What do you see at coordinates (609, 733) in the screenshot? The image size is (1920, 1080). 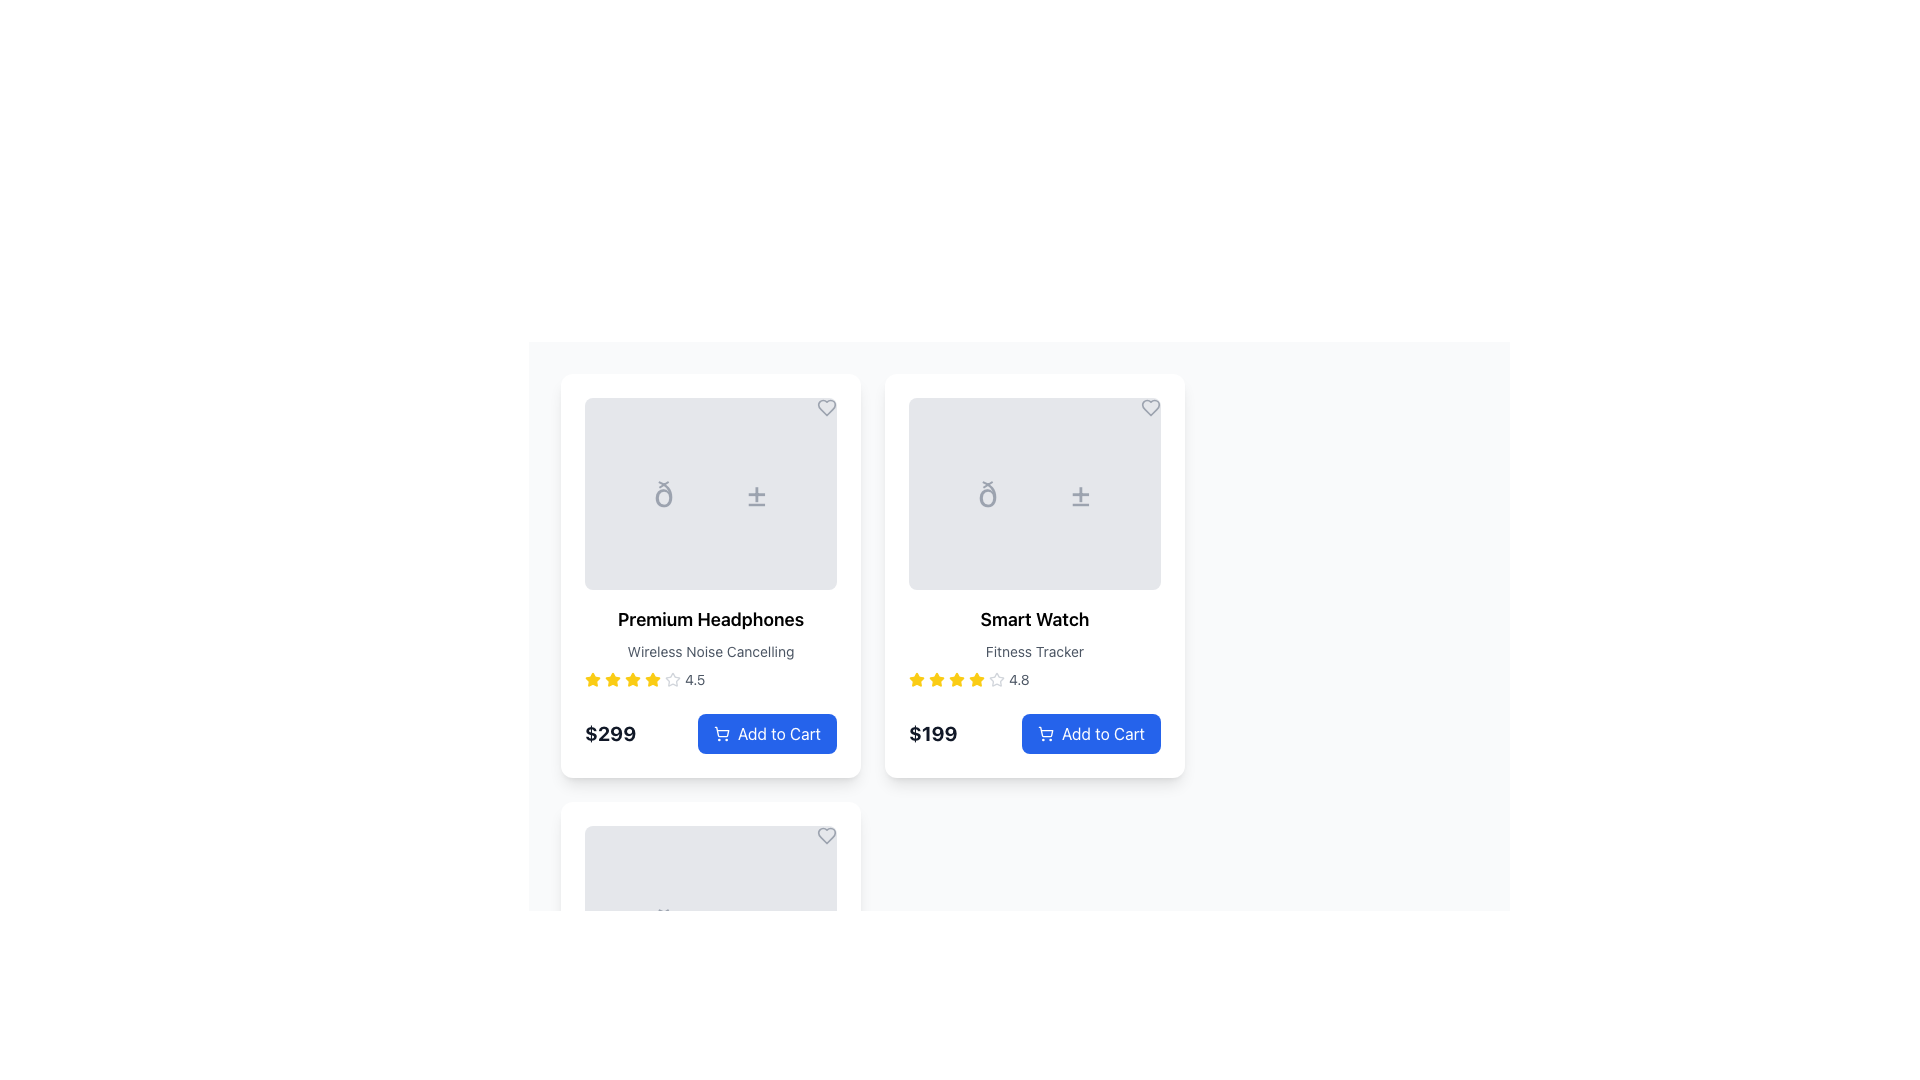 I see `the static text displaying the price of the product within the 'Premium Headphones' product card, located at the bottom-left, to the left of the 'Add to Cart' button` at bounding box center [609, 733].